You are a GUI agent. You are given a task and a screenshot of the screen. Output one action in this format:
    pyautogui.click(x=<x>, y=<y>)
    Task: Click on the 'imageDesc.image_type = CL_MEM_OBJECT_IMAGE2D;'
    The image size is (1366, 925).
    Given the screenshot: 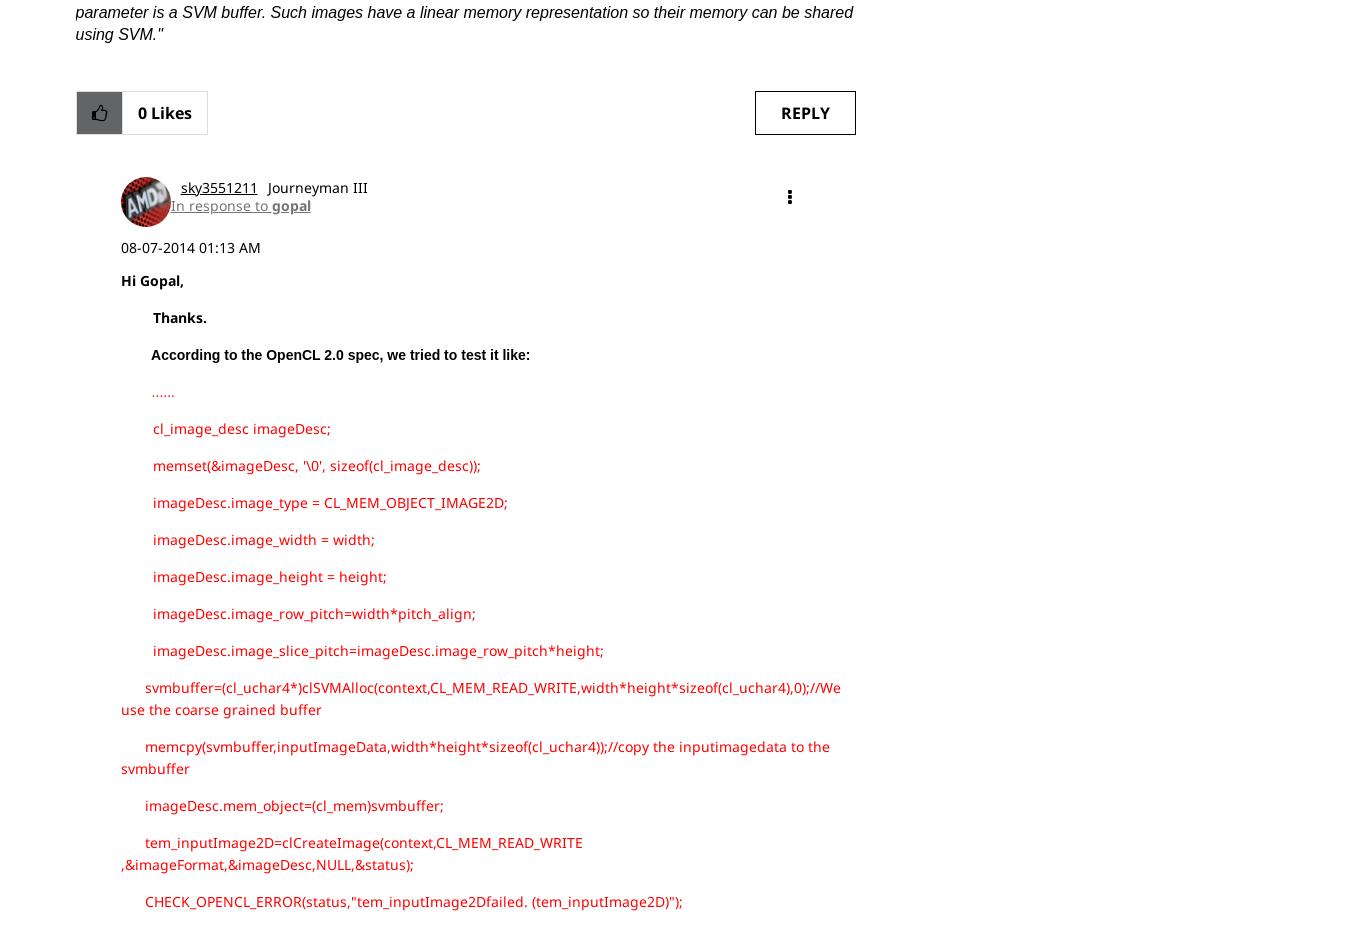 What is the action you would take?
    pyautogui.click(x=118, y=501)
    